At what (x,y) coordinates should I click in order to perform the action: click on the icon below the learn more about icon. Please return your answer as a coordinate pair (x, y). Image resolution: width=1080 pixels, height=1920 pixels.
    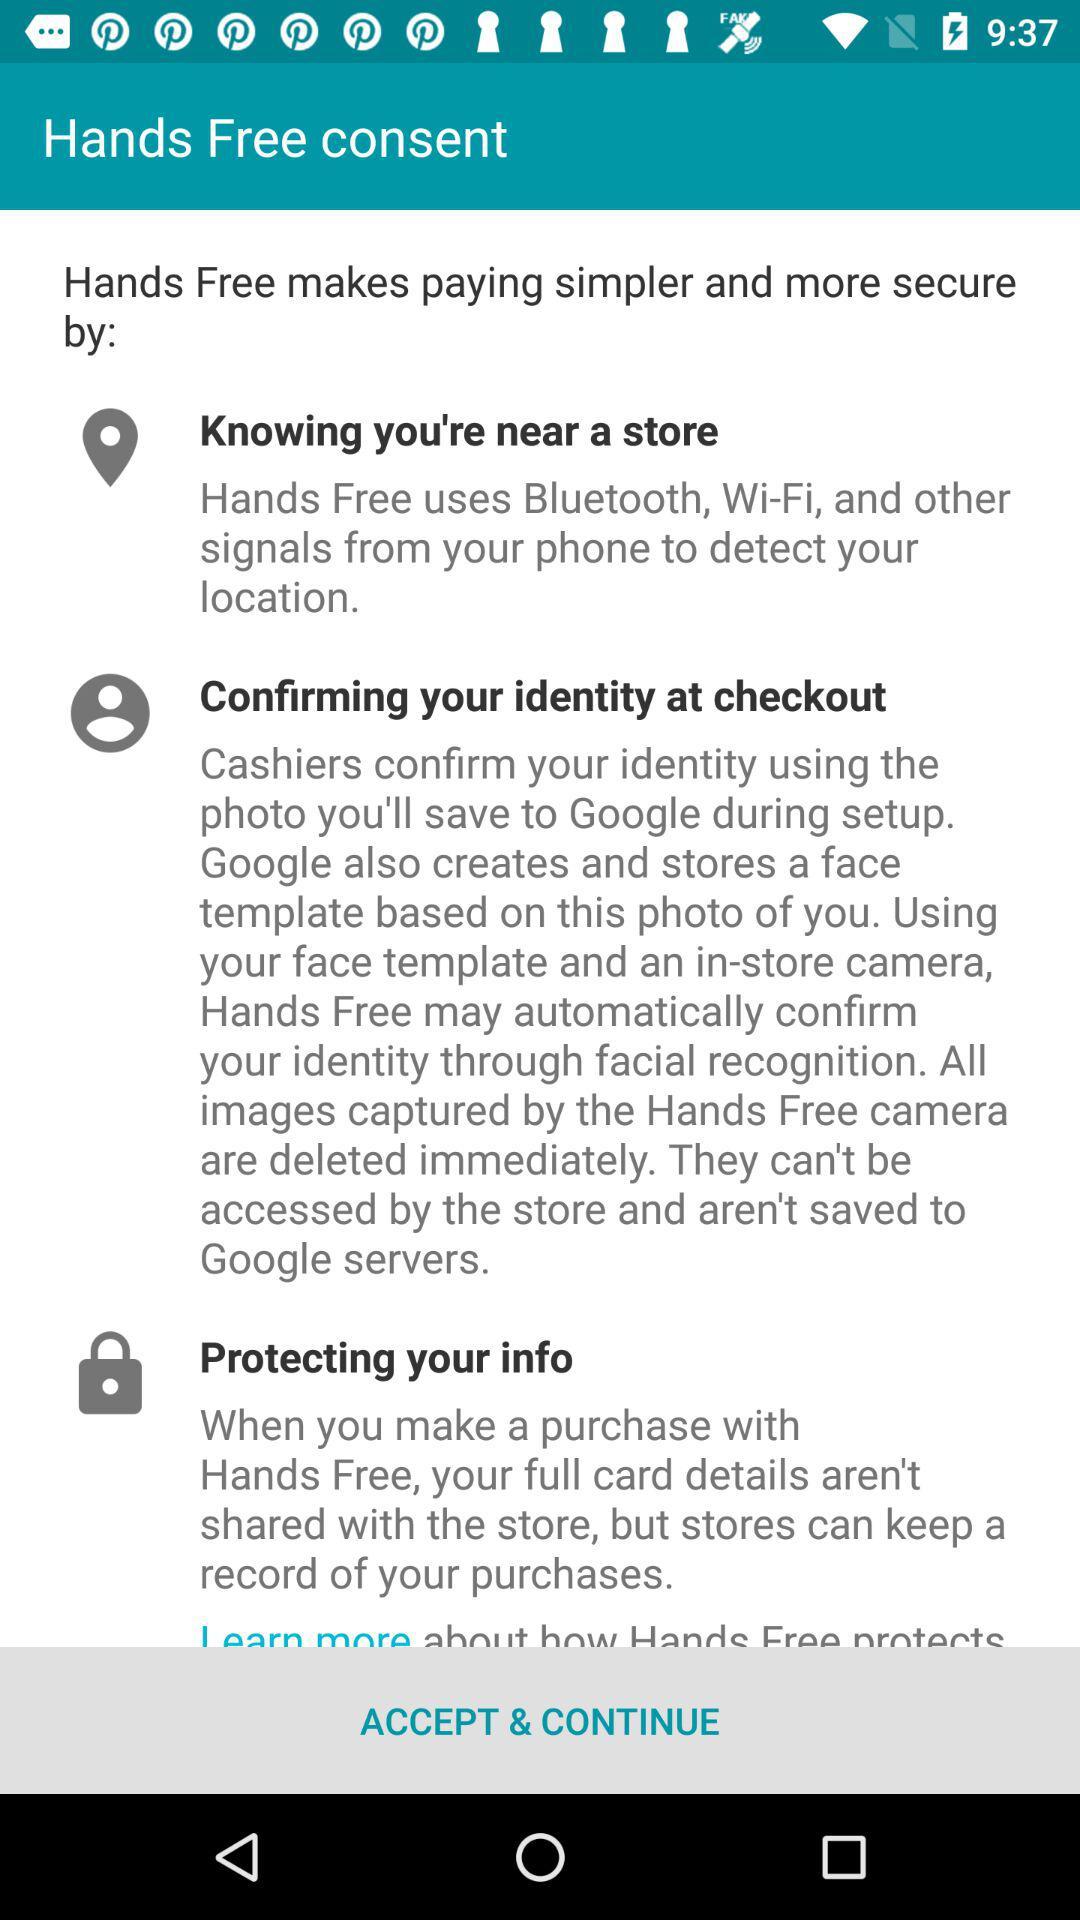
    Looking at the image, I should click on (540, 1719).